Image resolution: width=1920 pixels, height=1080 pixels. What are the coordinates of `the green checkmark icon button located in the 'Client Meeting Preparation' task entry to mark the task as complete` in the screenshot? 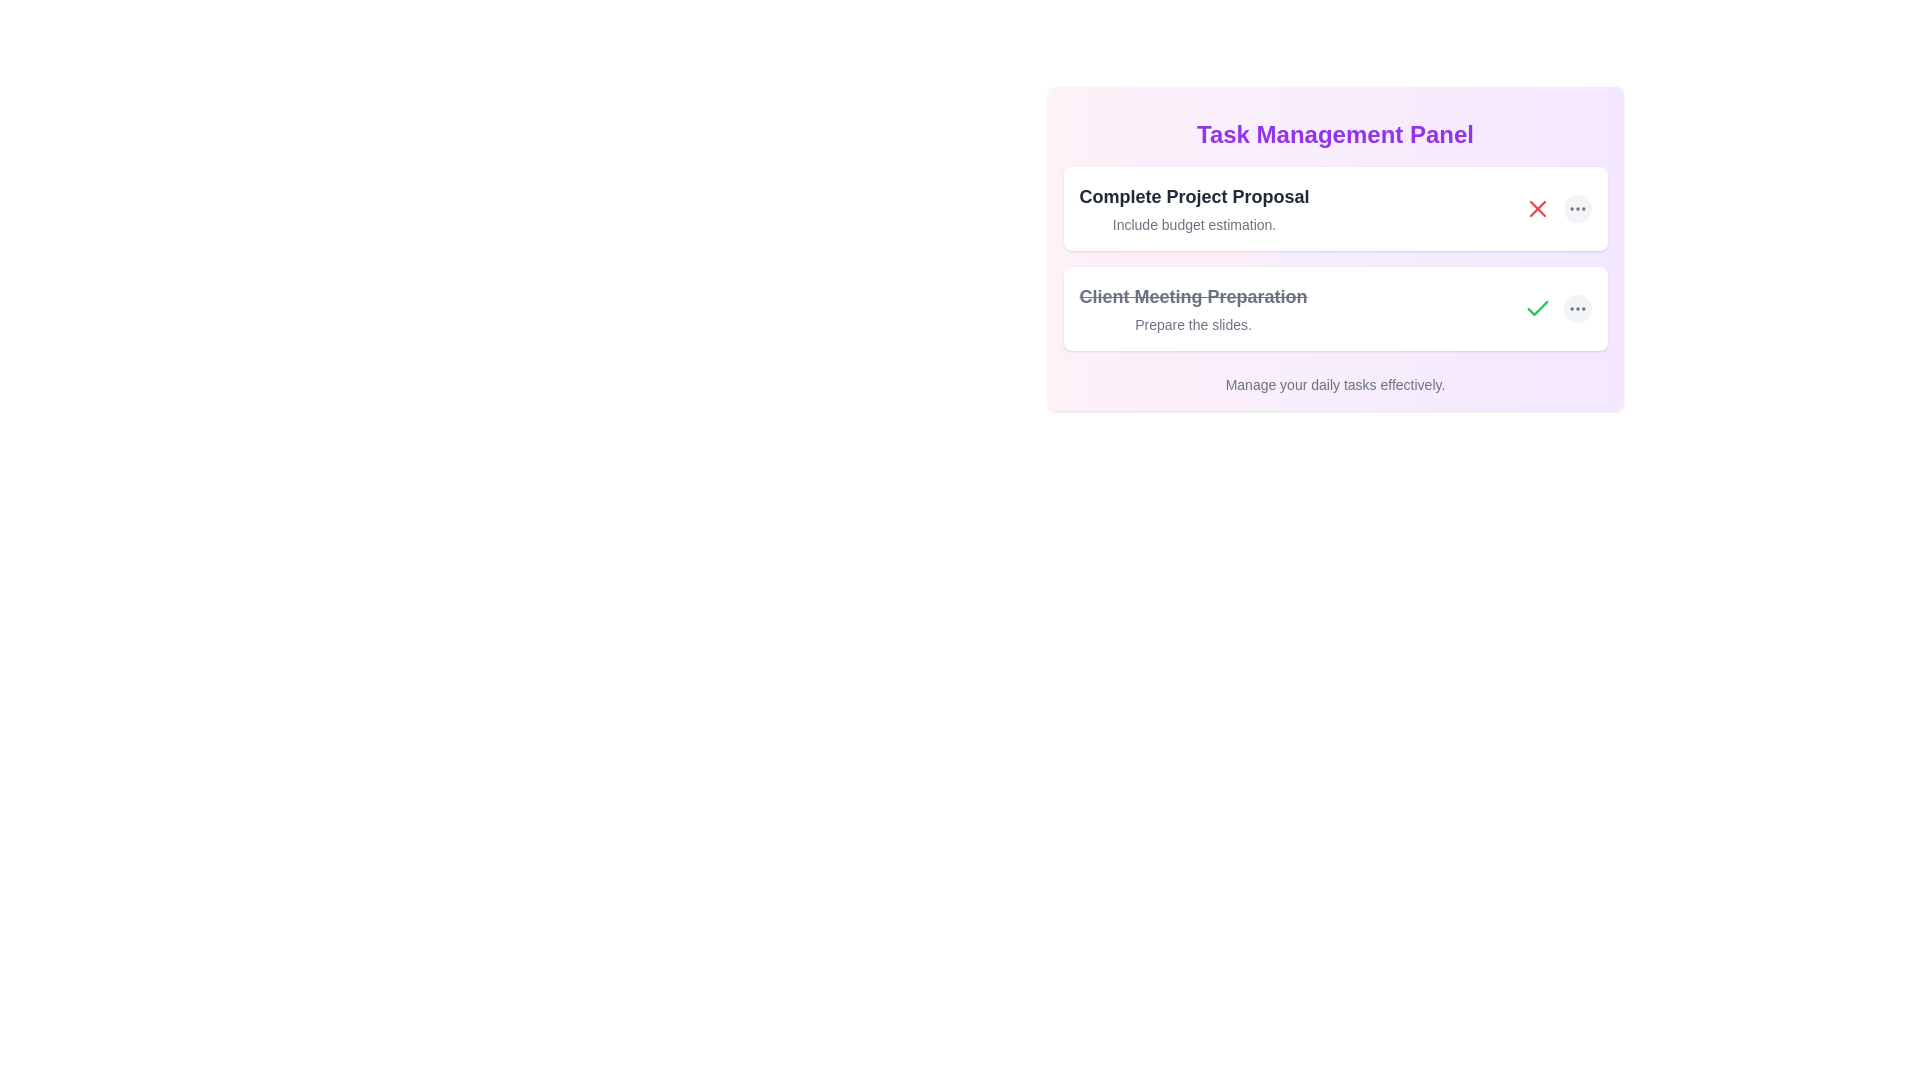 It's located at (1536, 308).